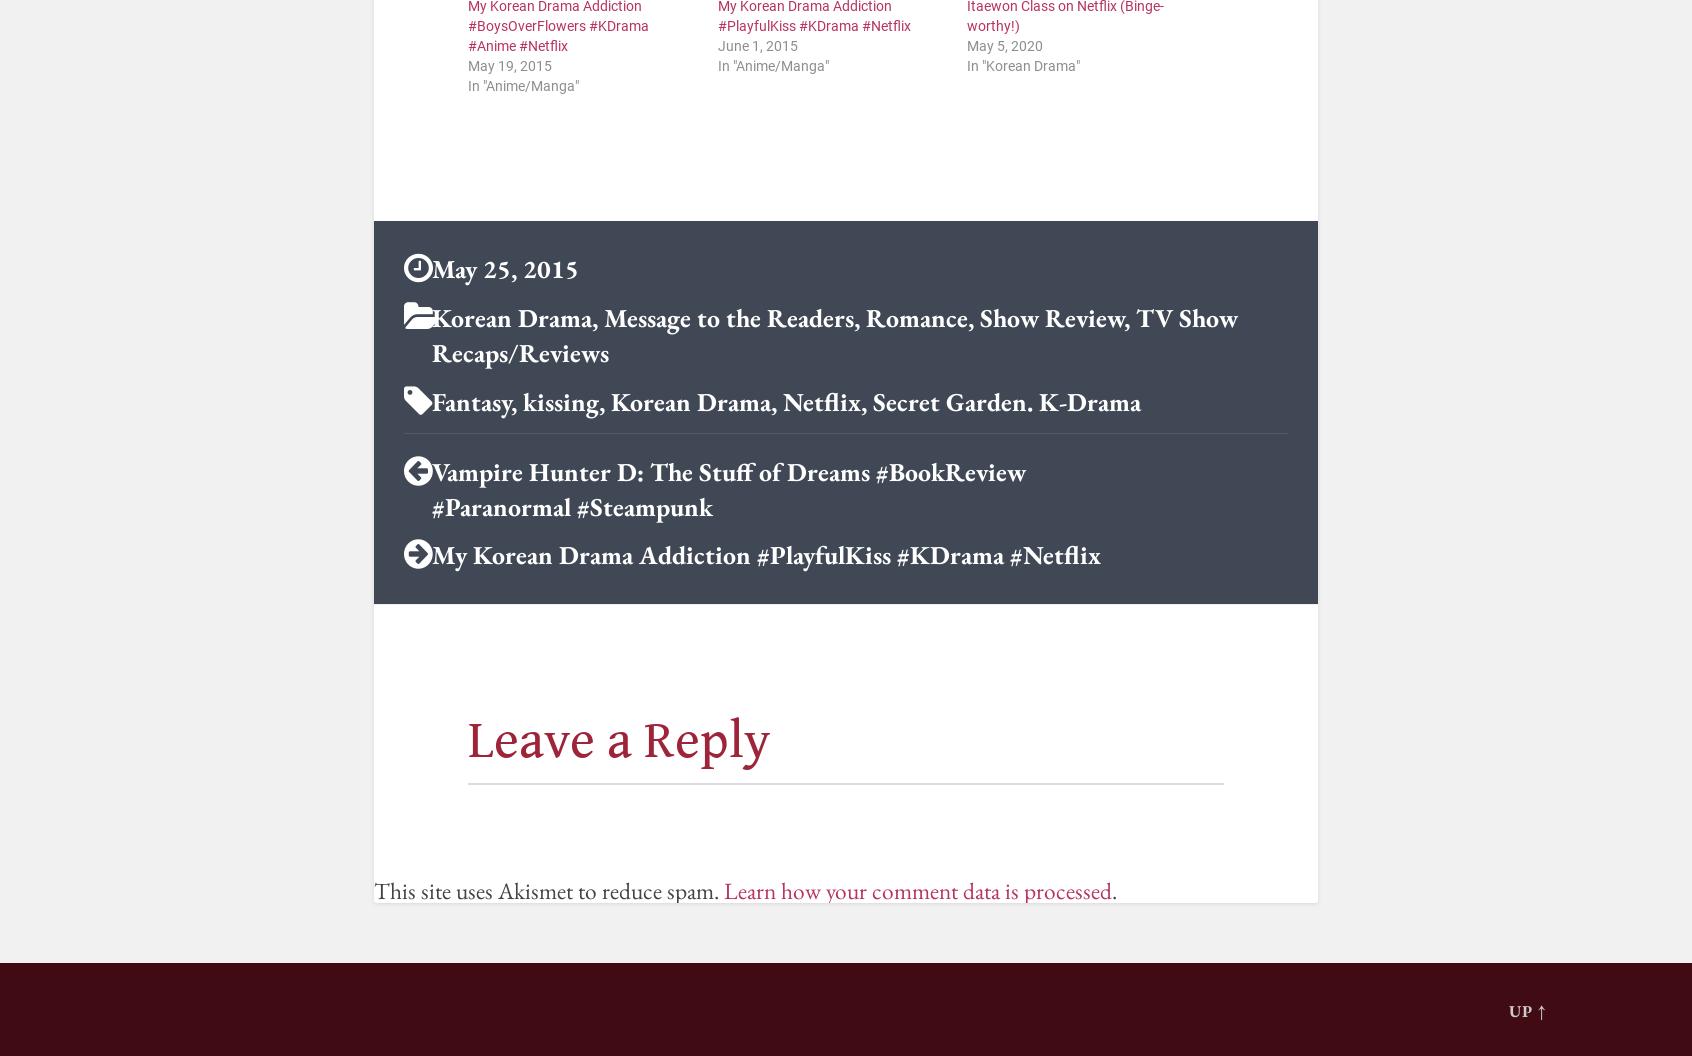  What do you see at coordinates (561, 400) in the screenshot?
I see `'kissing'` at bounding box center [561, 400].